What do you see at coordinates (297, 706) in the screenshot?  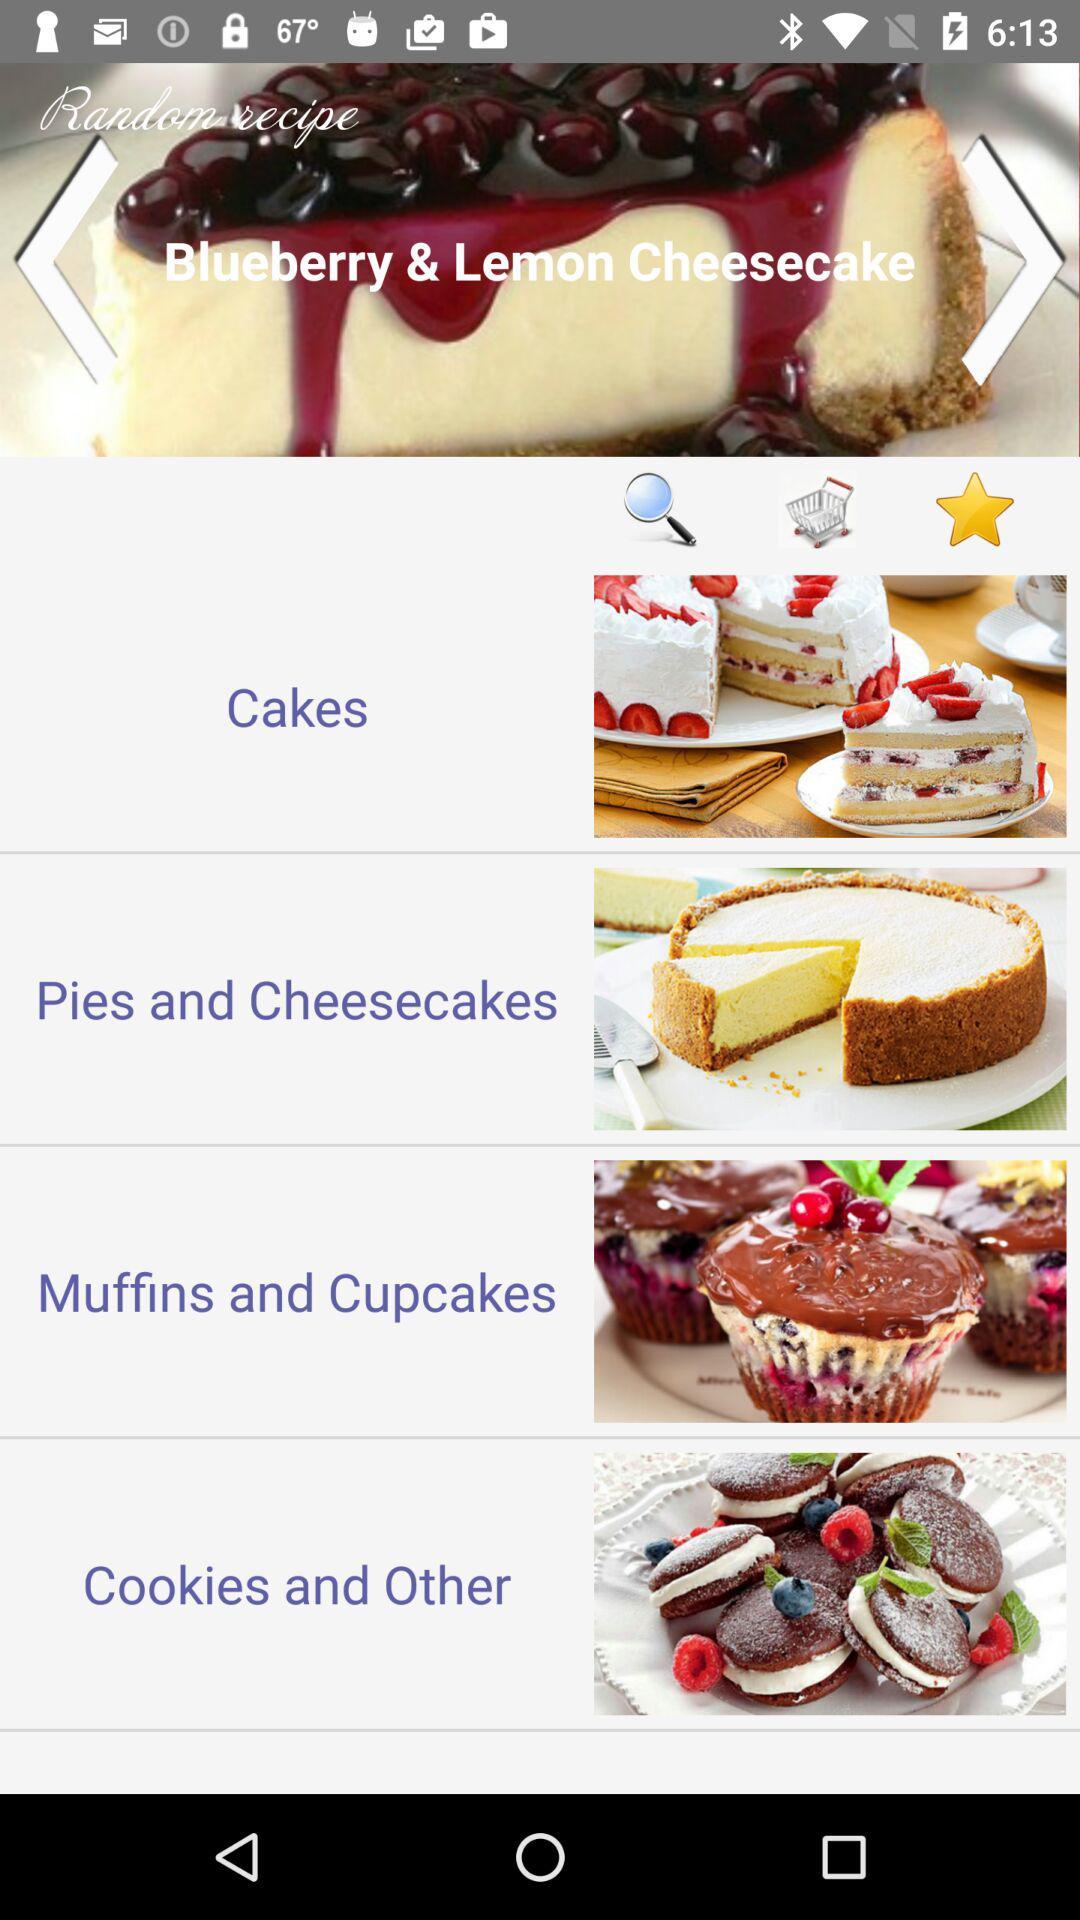 I see `cakes icon` at bounding box center [297, 706].